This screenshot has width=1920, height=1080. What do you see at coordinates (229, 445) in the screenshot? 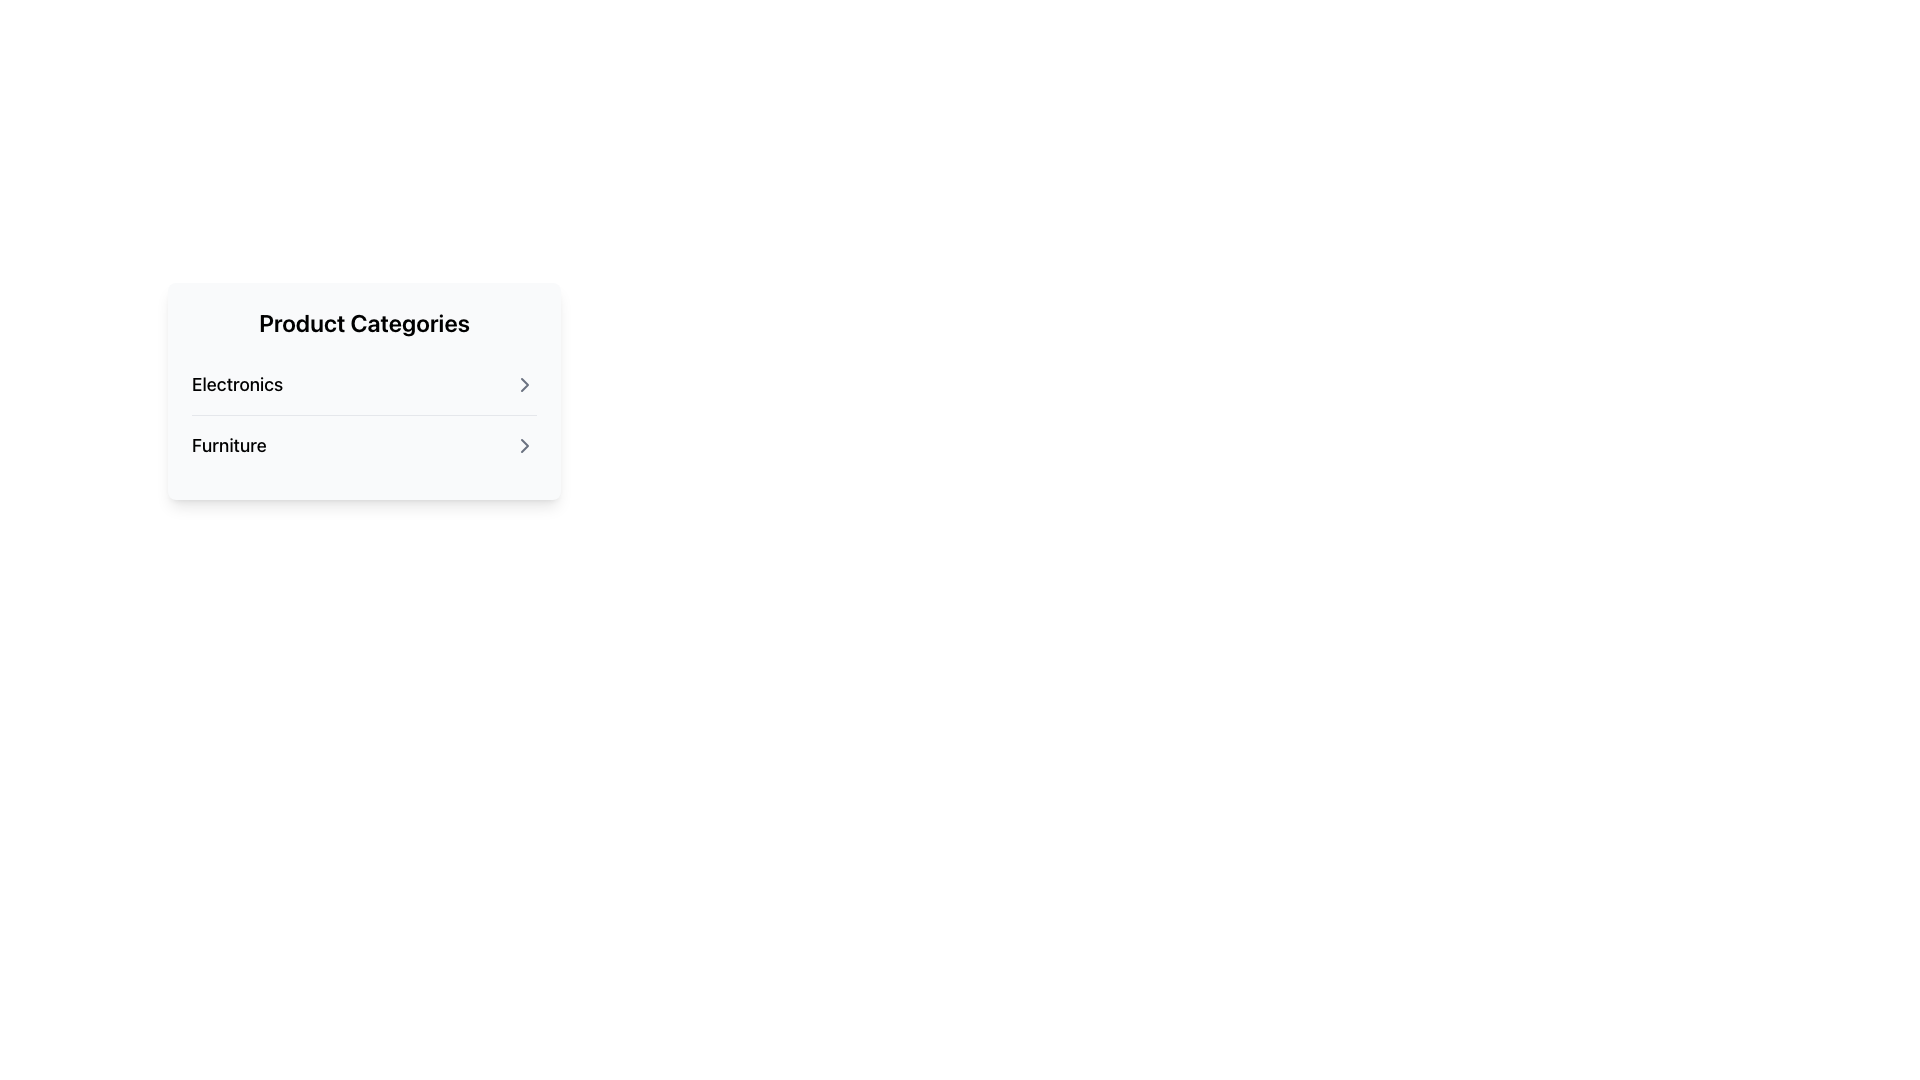
I see `the 'Furniture' category title text label located in the bottom row of the 'Product Categories' white card, directly below 'Electronics'` at bounding box center [229, 445].